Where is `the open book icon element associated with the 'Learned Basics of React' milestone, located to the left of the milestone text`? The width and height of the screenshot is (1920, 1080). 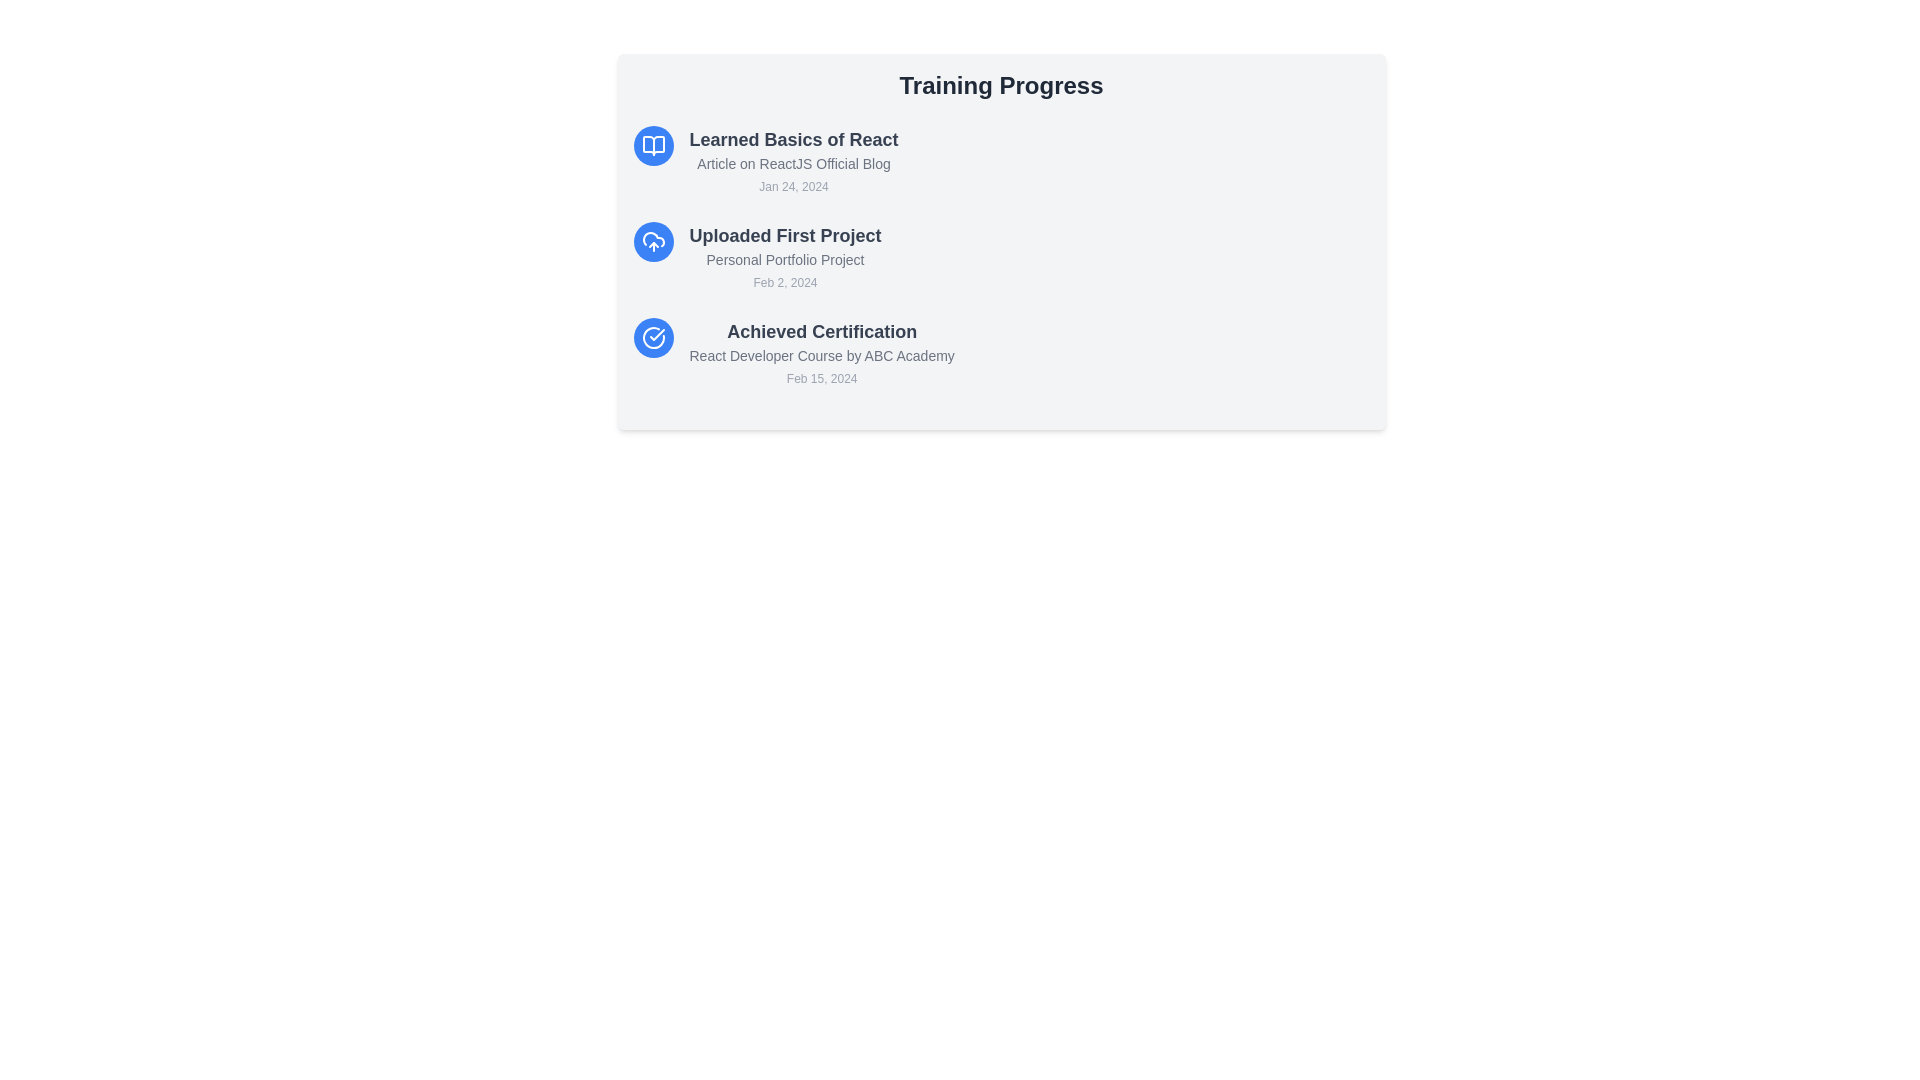
the open book icon element associated with the 'Learned Basics of React' milestone, located to the left of the milestone text is located at coordinates (653, 145).